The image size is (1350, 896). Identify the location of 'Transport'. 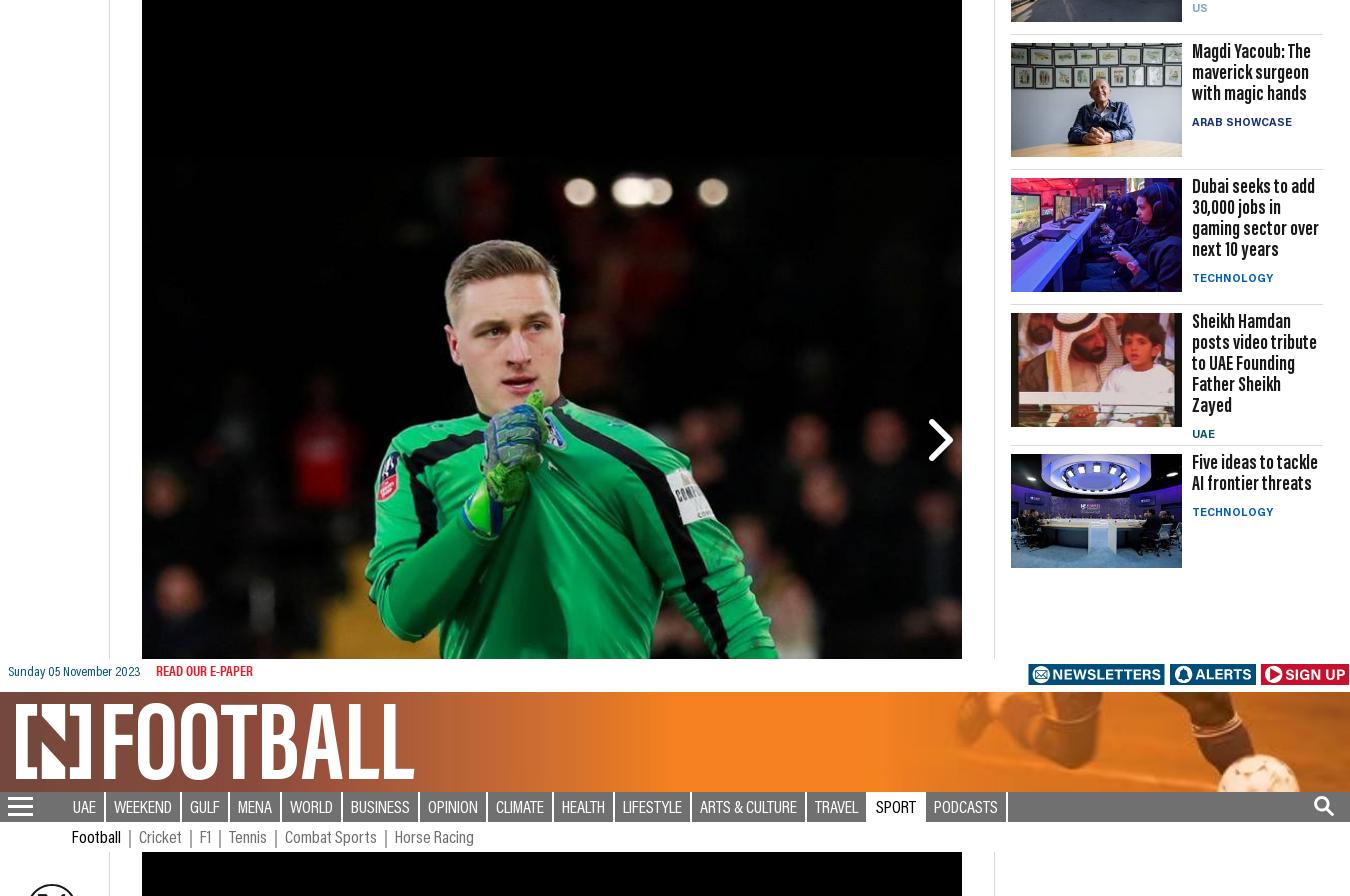
(48, 811).